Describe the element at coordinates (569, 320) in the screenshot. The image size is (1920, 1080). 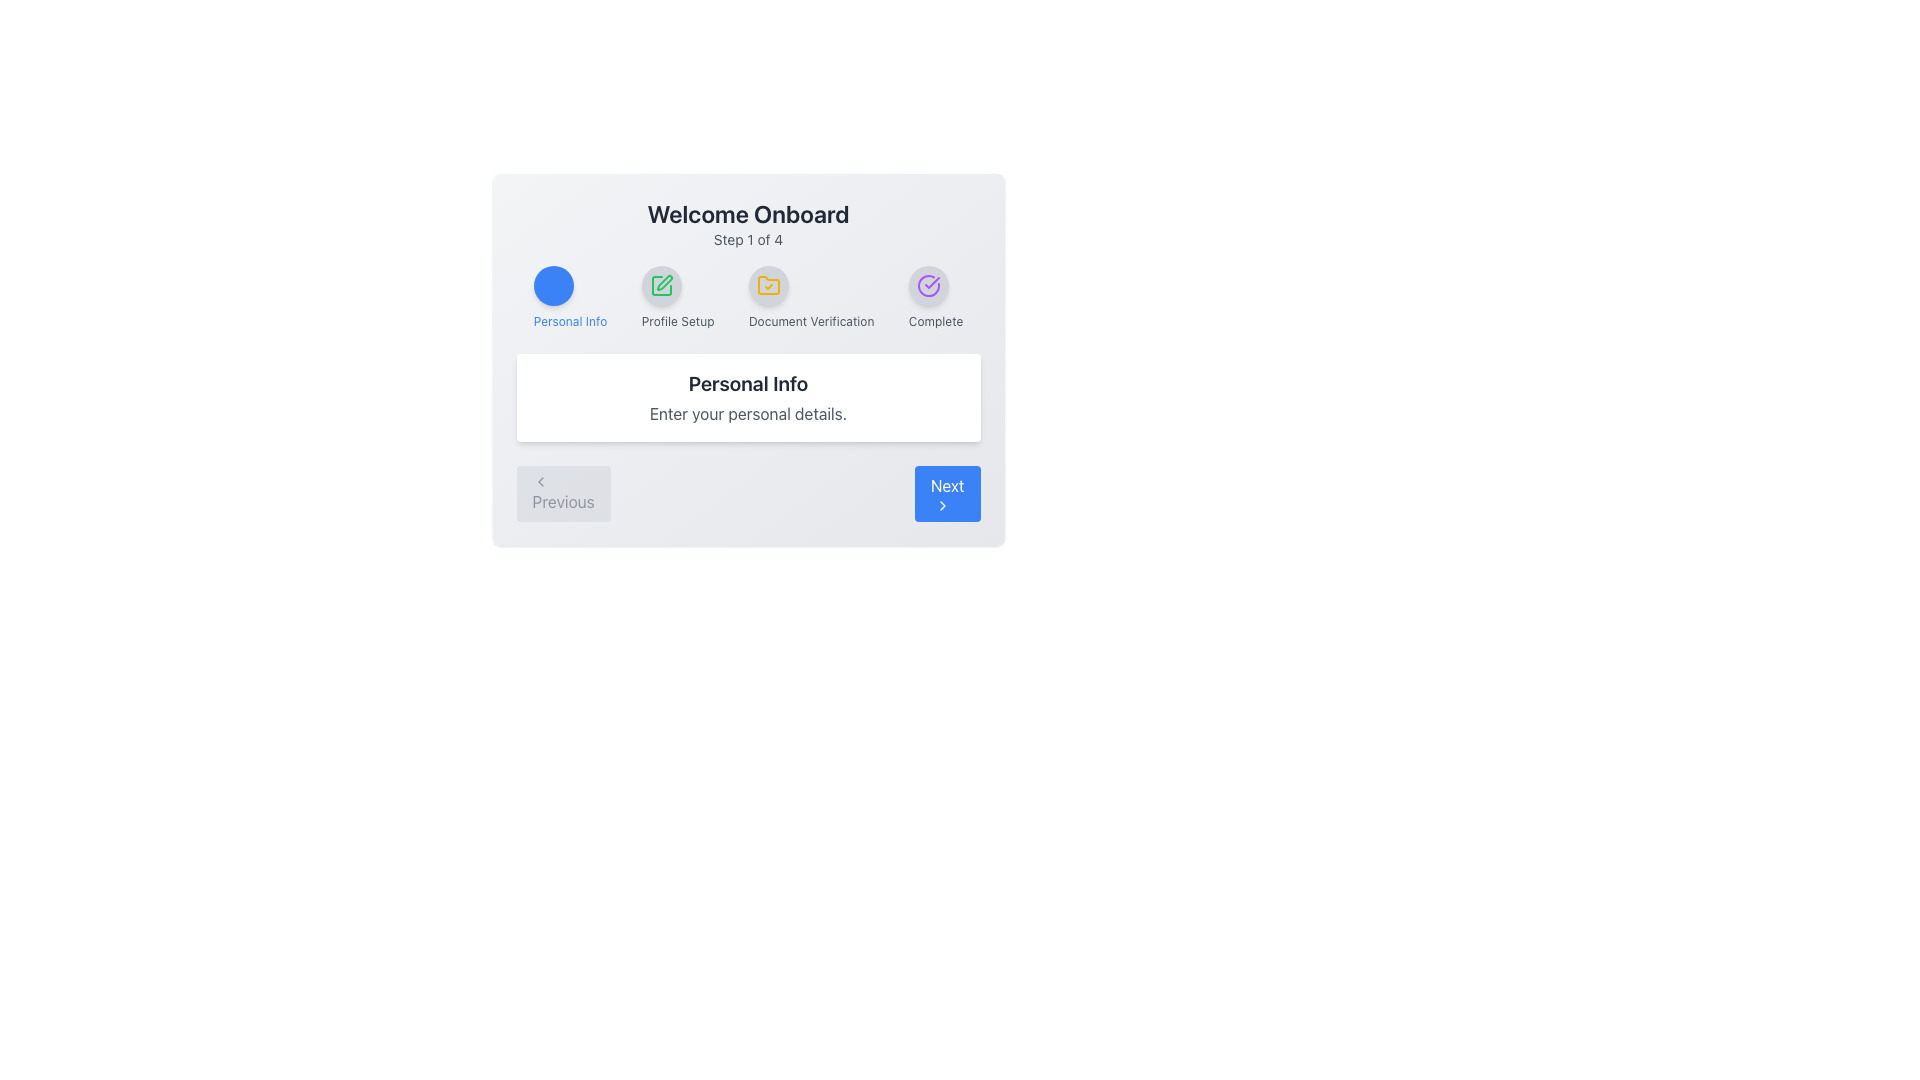
I see `the 'Personal Info' text label, which is displayed in a small blue font and located directly beneath a circular blue icon in the top-left portion of the main interface panel` at that location.